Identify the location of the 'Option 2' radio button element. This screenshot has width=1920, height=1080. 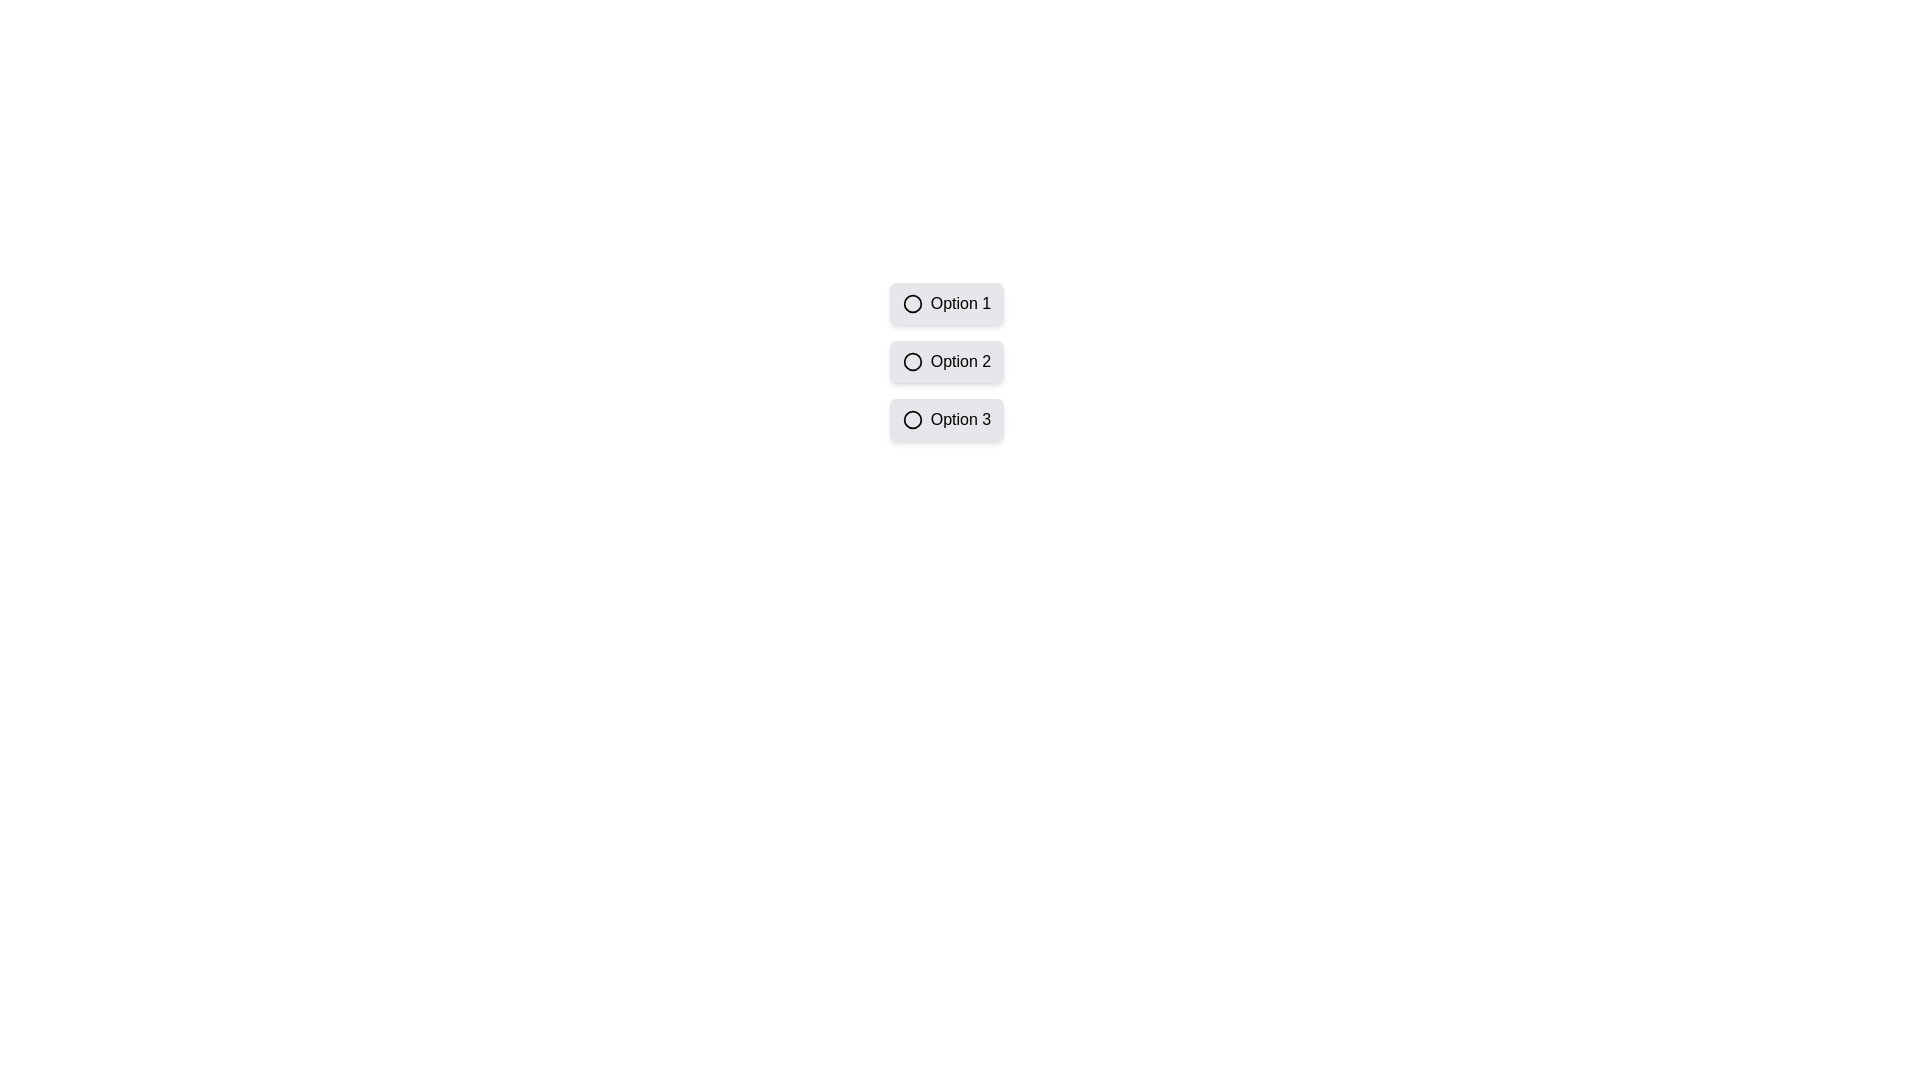
(945, 362).